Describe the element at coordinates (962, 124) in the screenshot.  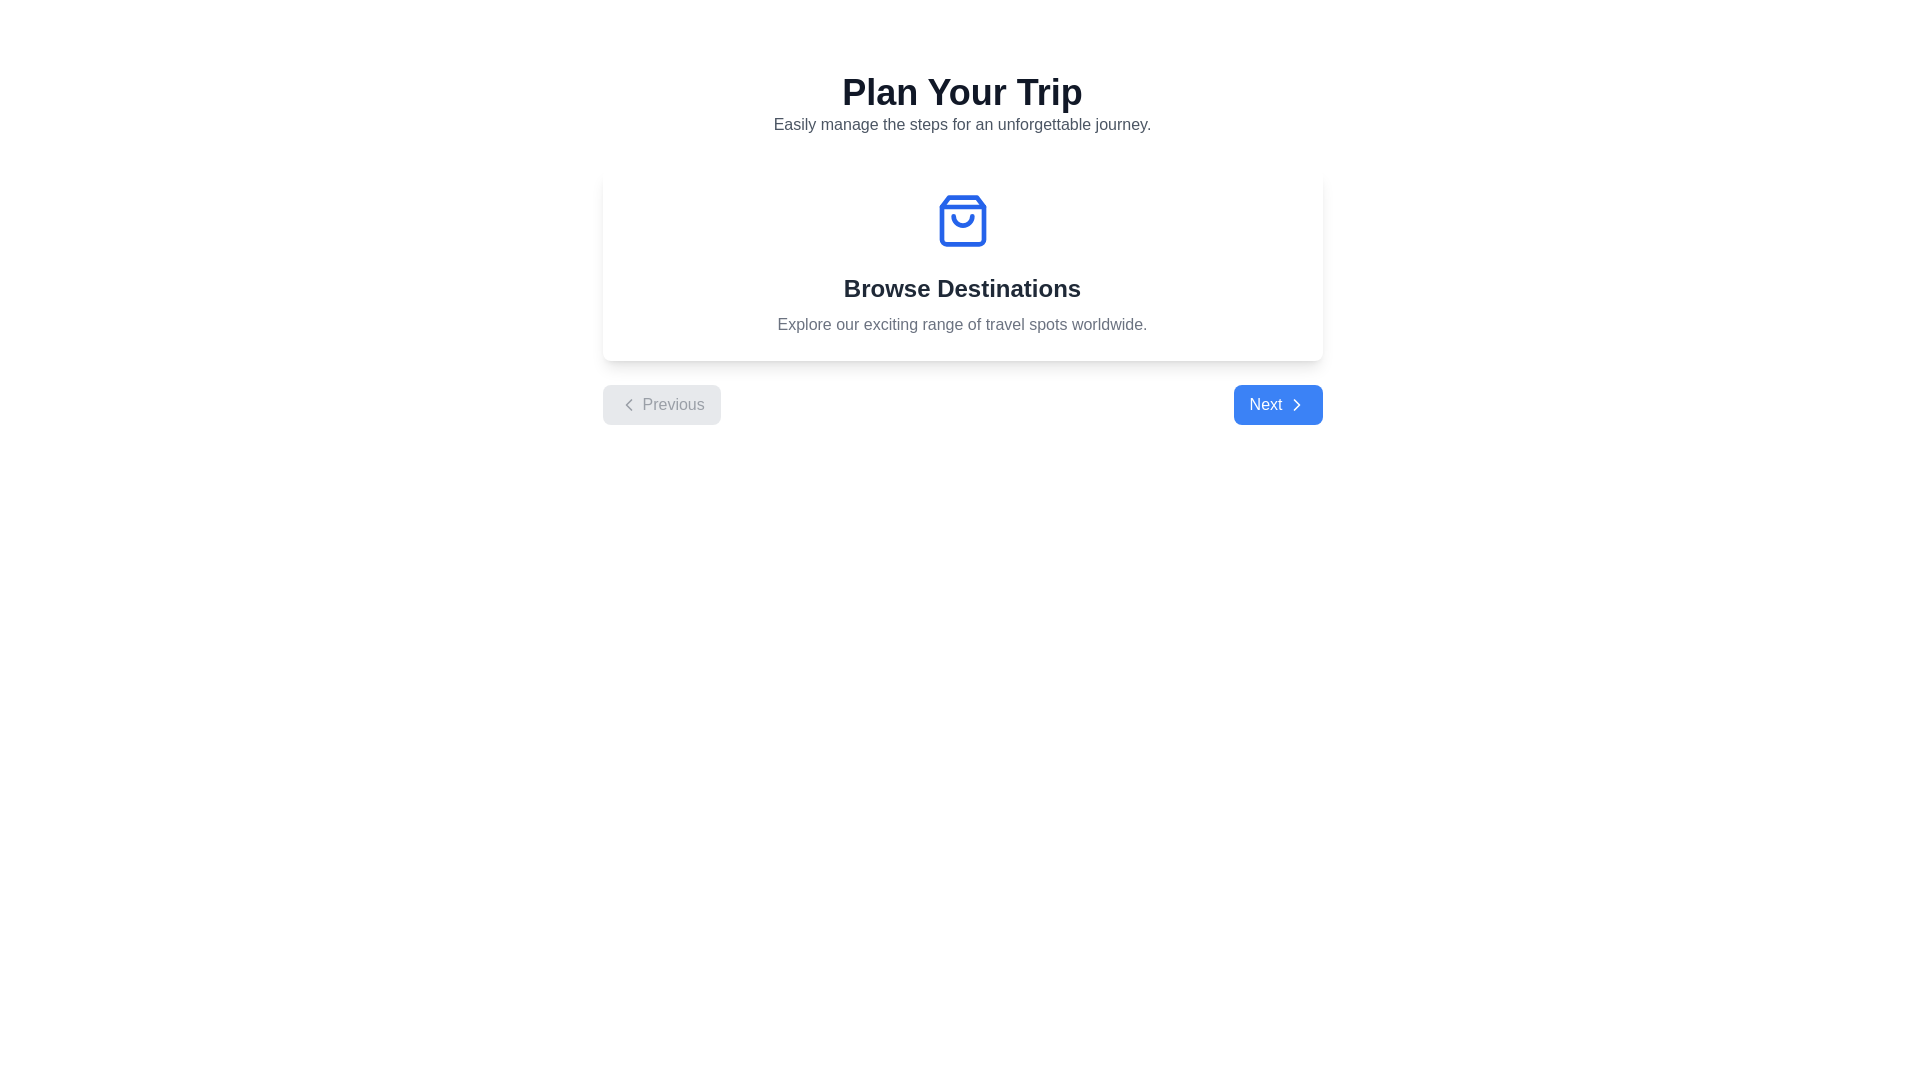
I see `the informative message or subtitle element located directly below the title 'Plan Your Trip.'` at that location.